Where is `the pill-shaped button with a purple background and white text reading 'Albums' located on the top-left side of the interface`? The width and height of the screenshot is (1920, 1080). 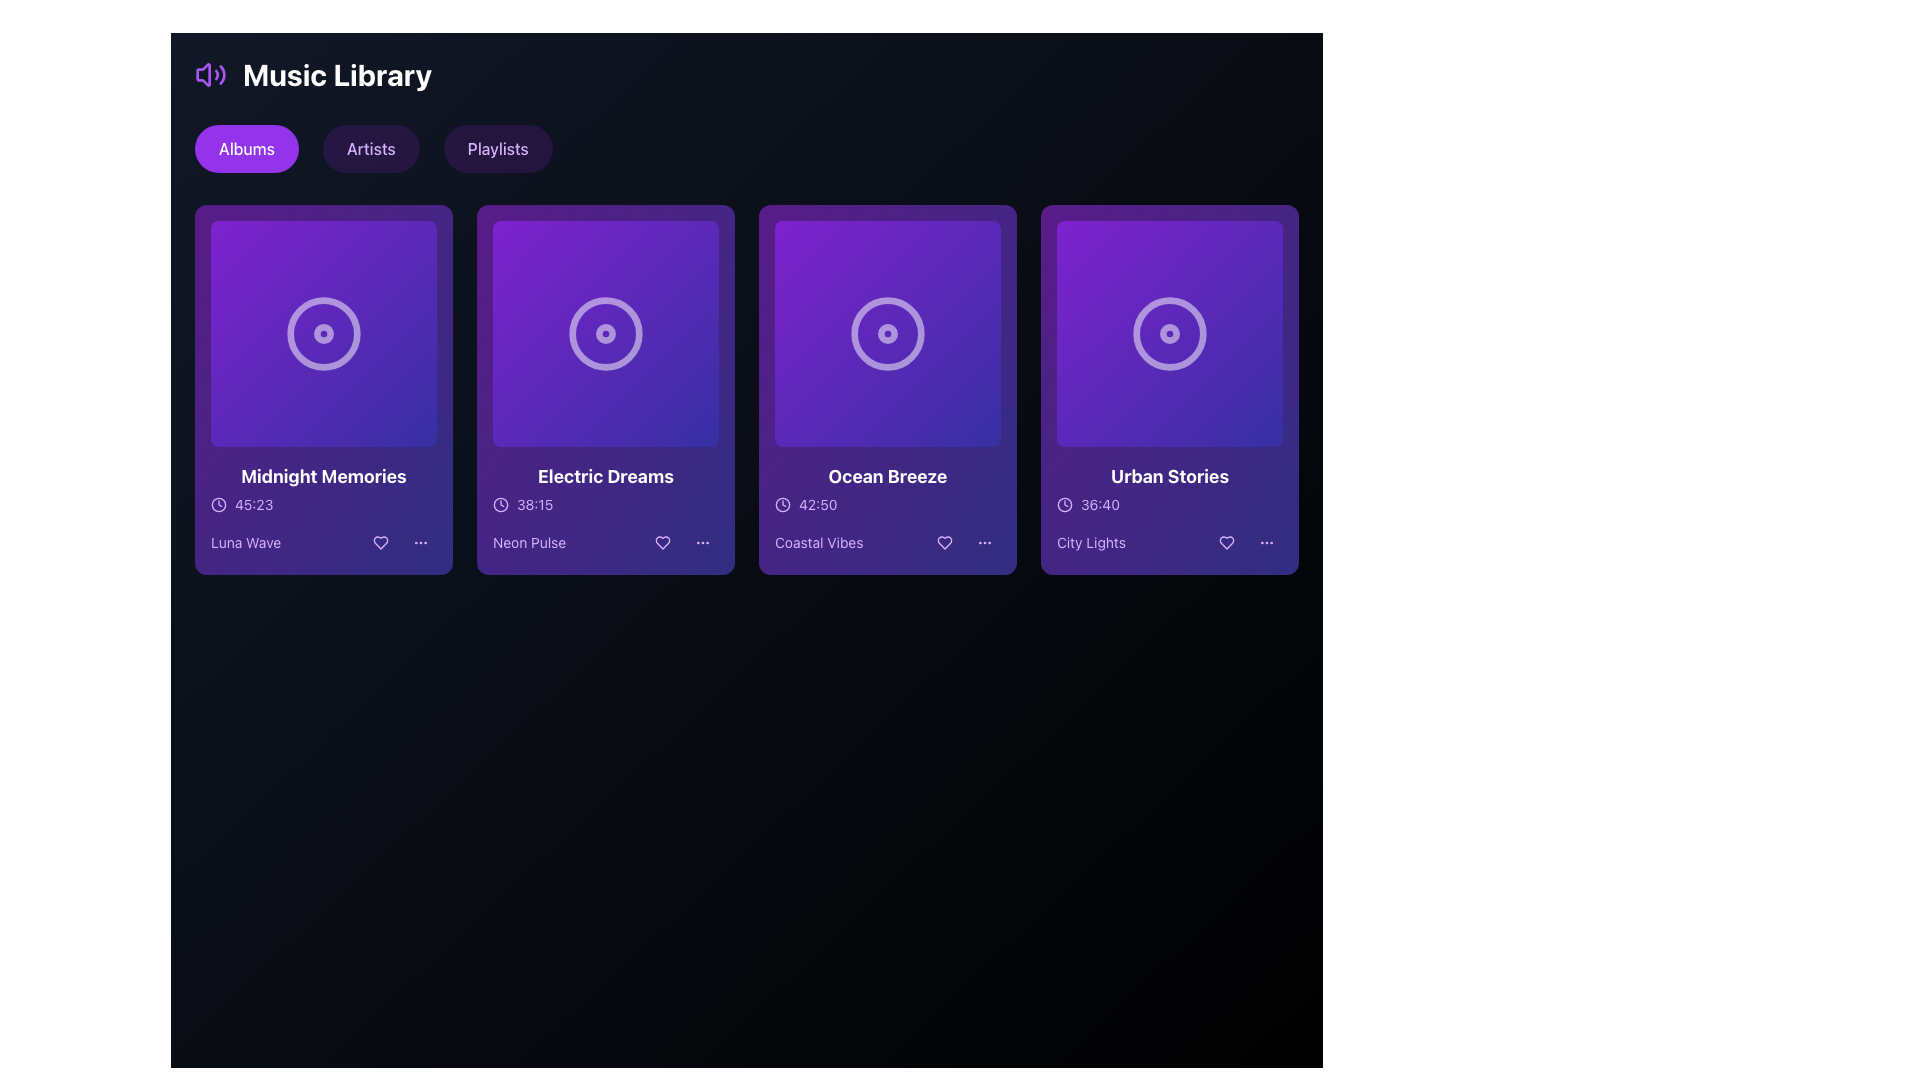
the pill-shaped button with a purple background and white text reading 'Albums' located on the top-left side of the interface is located at coordinates (245, 148).